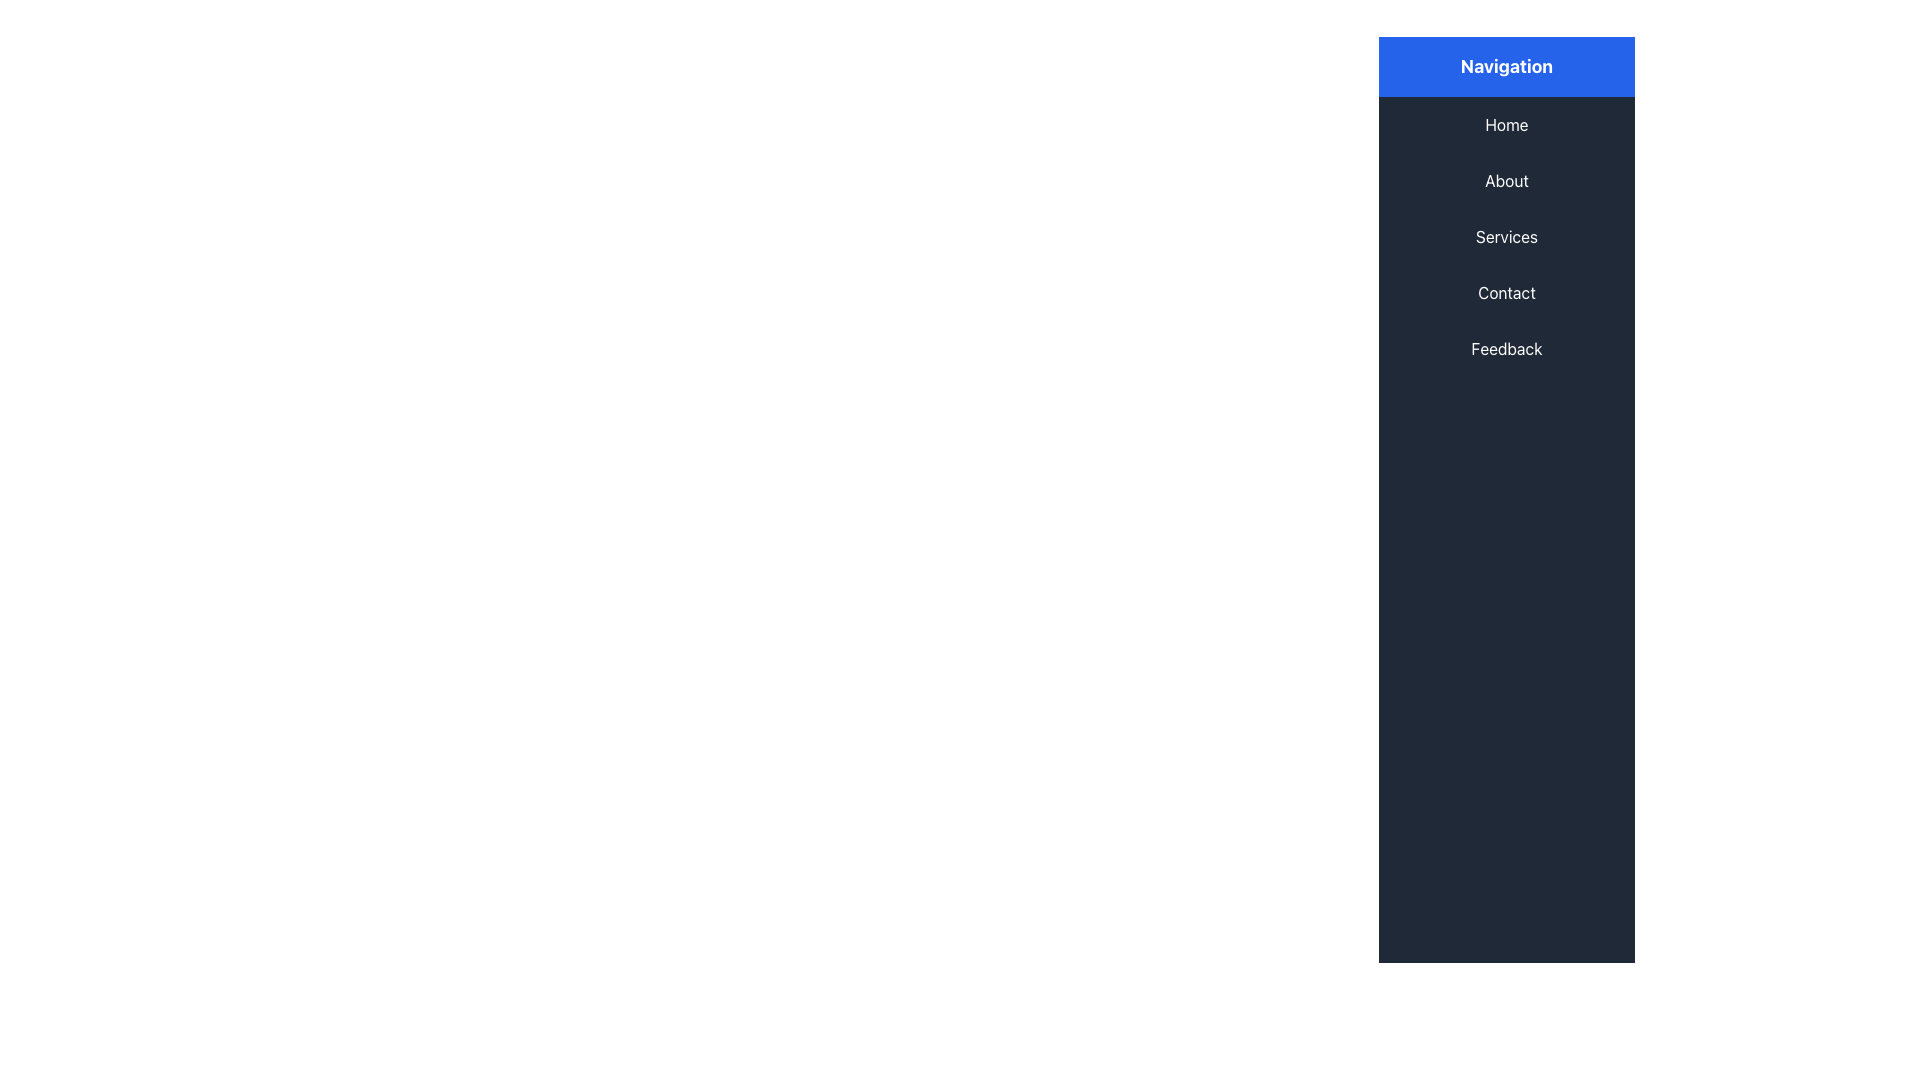 The width and height of the screenshot is (1920, 1080). I want to click on the third item in the vertically stacked navigation menu, which serves as a text label for redirecting users to the services section of the application, so click(1507, 235).